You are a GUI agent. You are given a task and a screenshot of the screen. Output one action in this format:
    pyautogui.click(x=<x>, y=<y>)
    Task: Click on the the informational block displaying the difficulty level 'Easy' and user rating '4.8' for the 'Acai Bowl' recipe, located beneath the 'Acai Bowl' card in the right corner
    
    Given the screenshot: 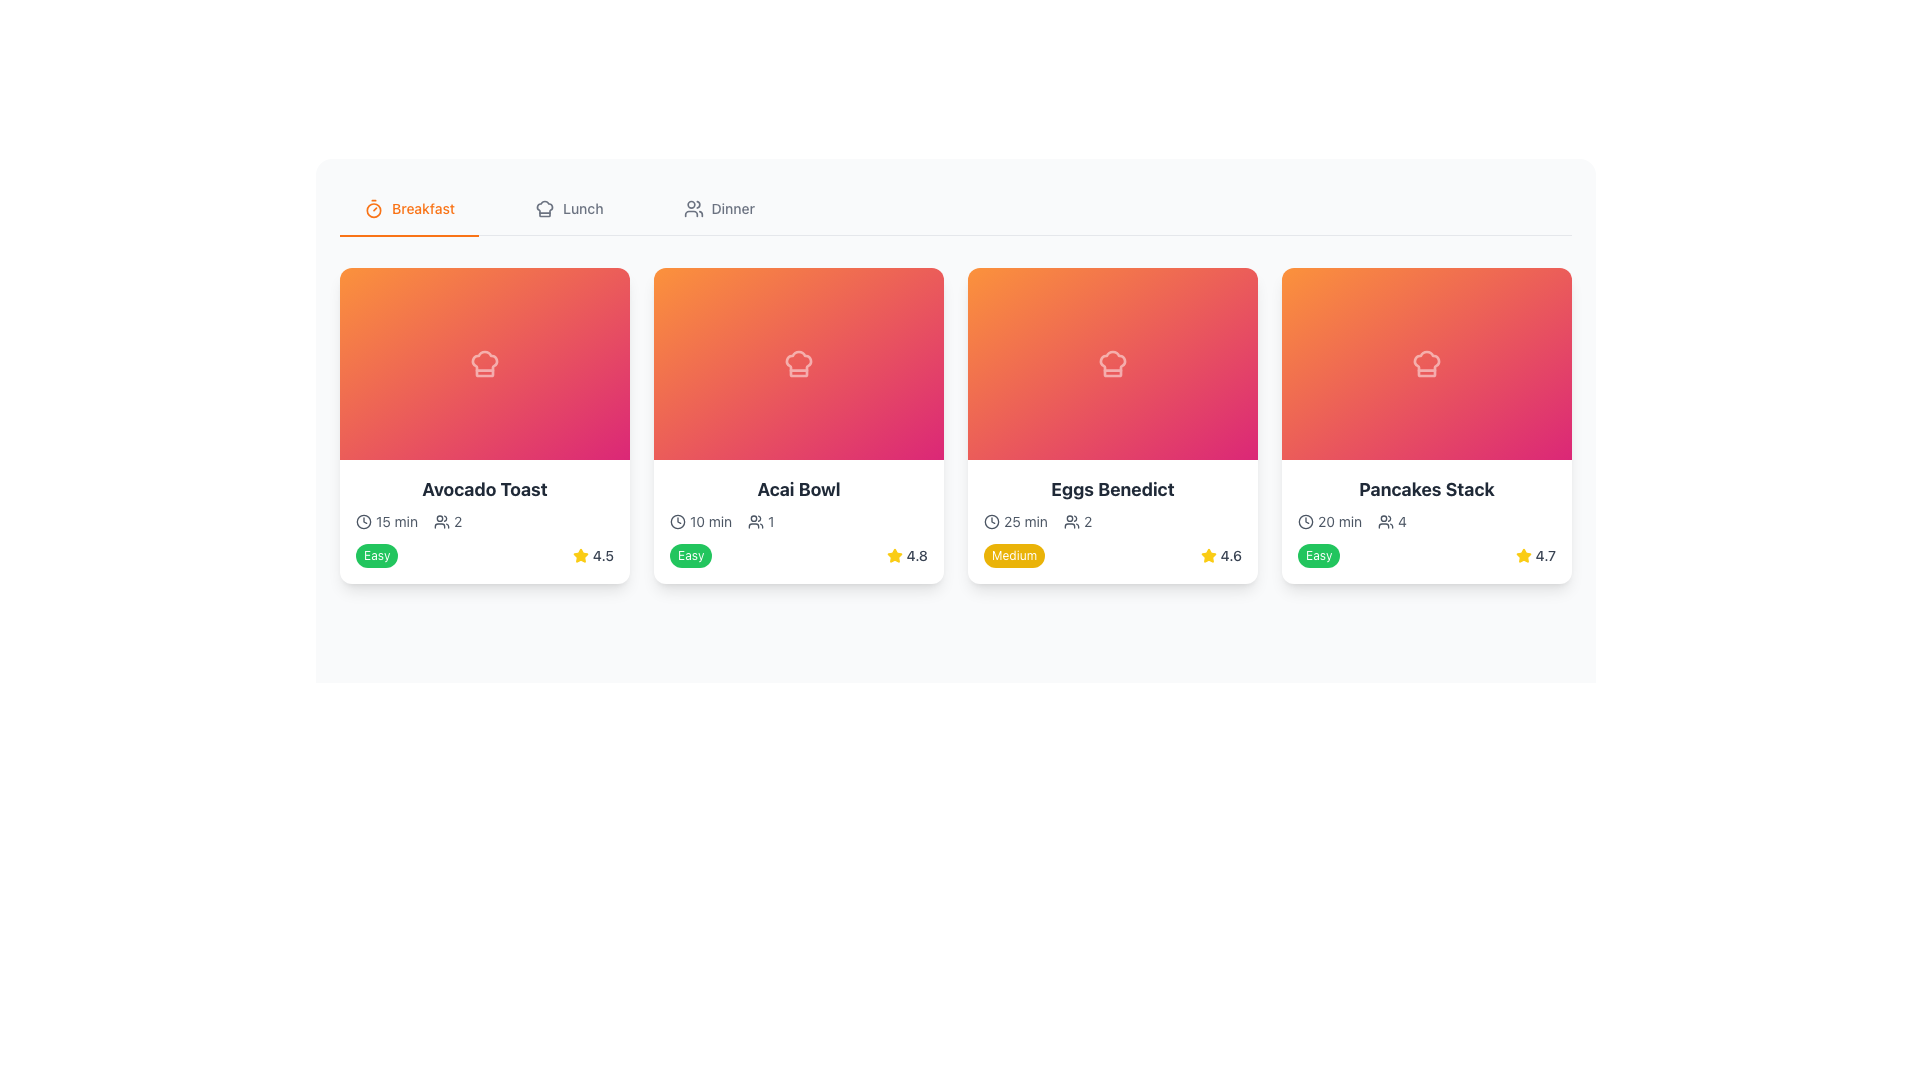 What is the action you would take?
    pyautogui.click(x=797, y=555)
    